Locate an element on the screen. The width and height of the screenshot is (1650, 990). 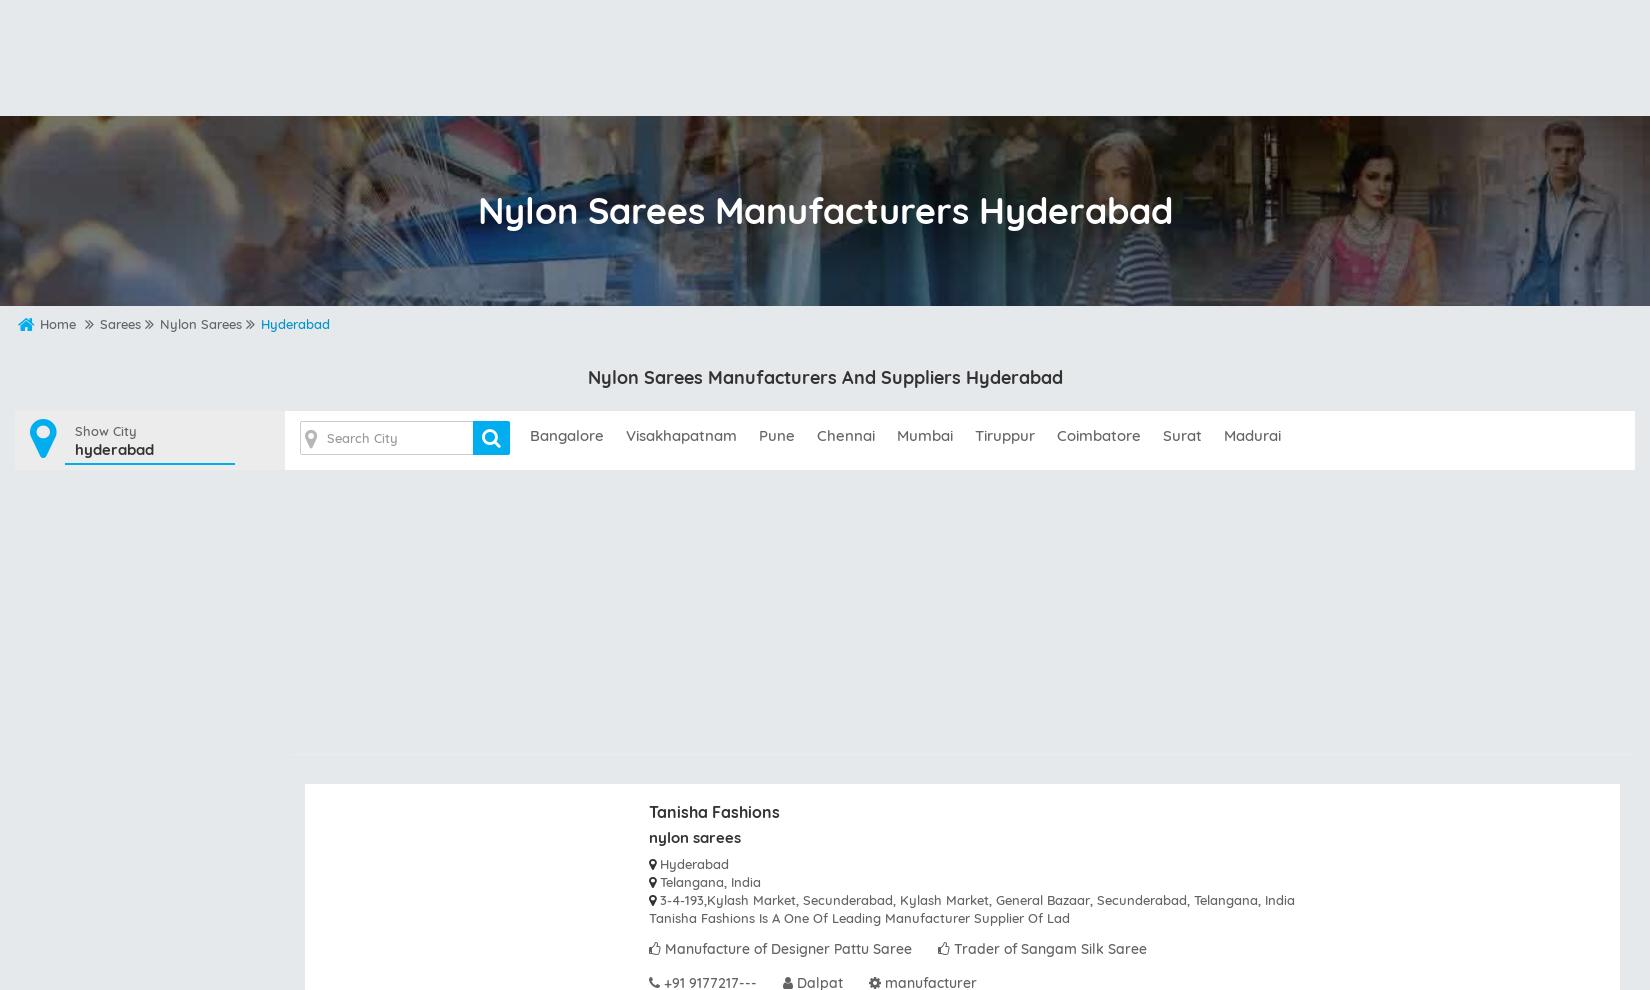
'Indian sarees Wholesalers Bahraich' is located at coordinates (1107, 221).